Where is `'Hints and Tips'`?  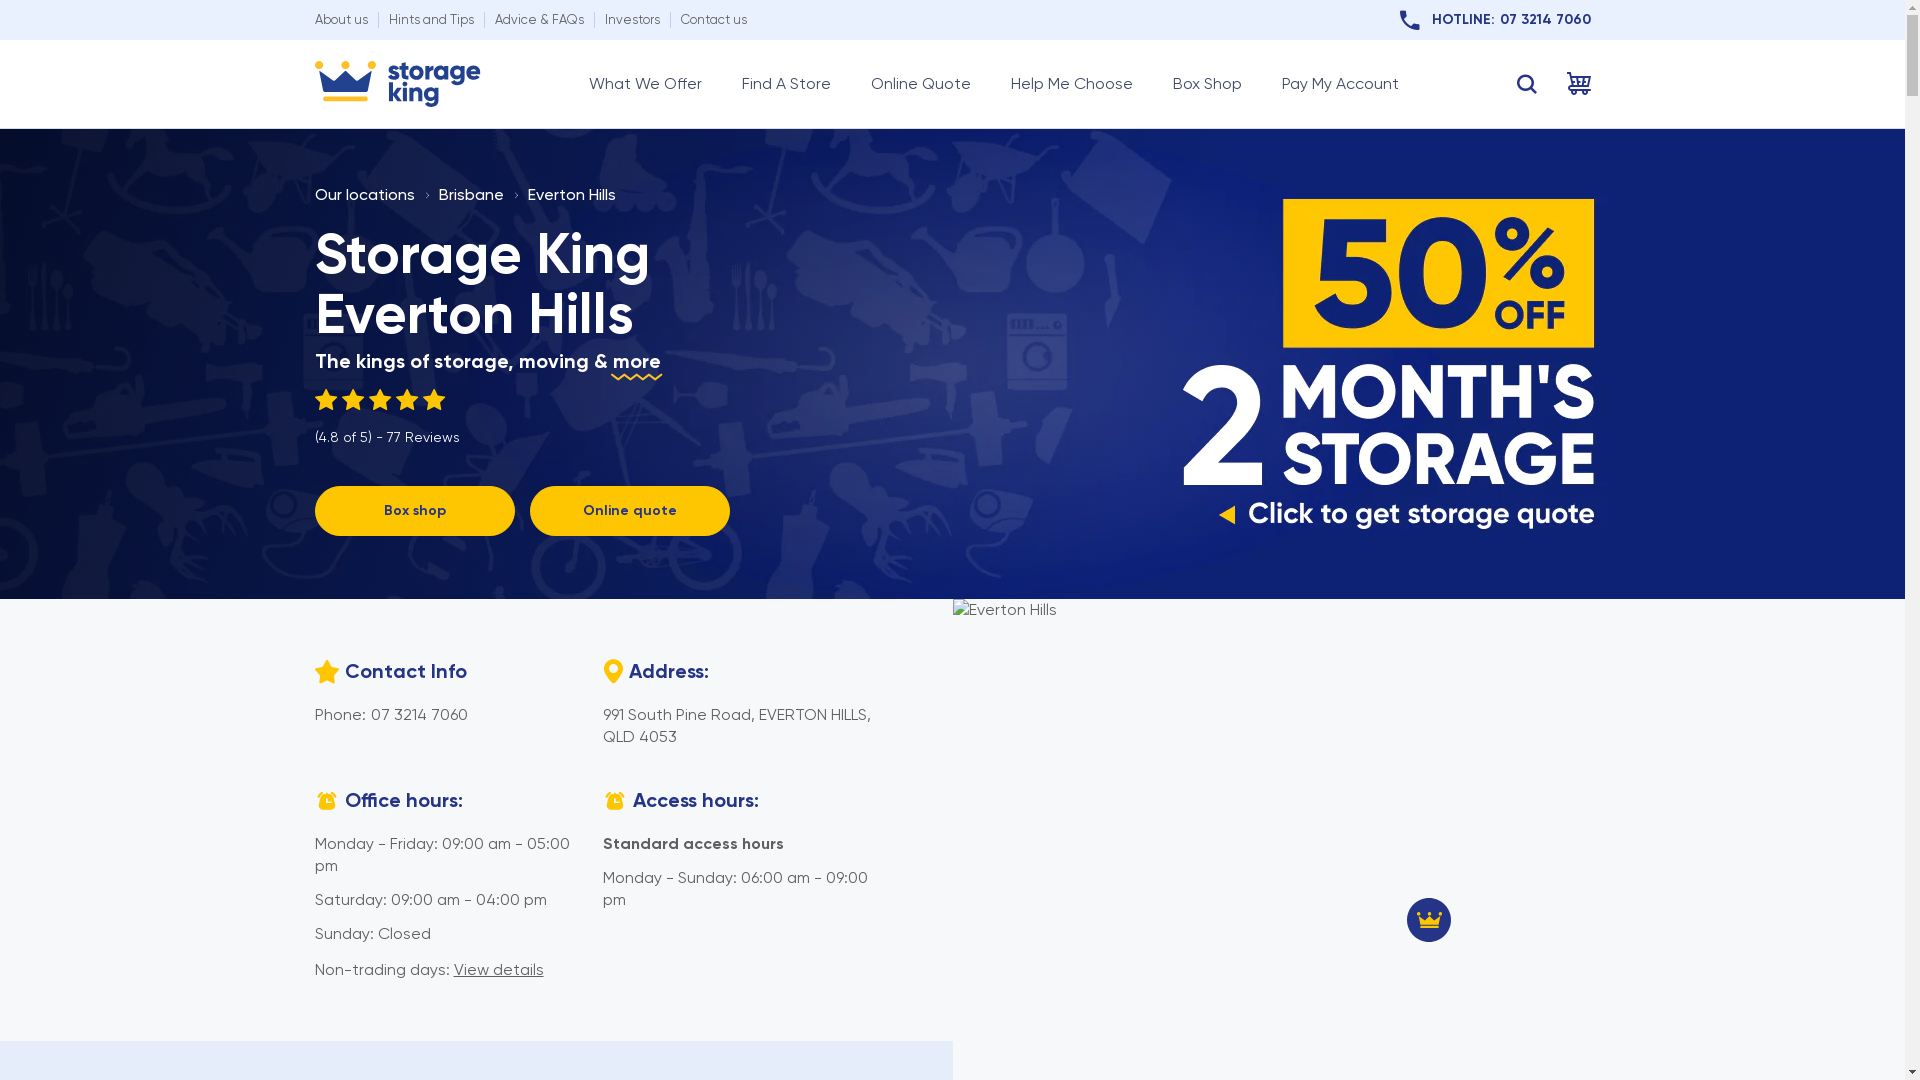
'Hints and Tips' is located at coordinates (429, 19).